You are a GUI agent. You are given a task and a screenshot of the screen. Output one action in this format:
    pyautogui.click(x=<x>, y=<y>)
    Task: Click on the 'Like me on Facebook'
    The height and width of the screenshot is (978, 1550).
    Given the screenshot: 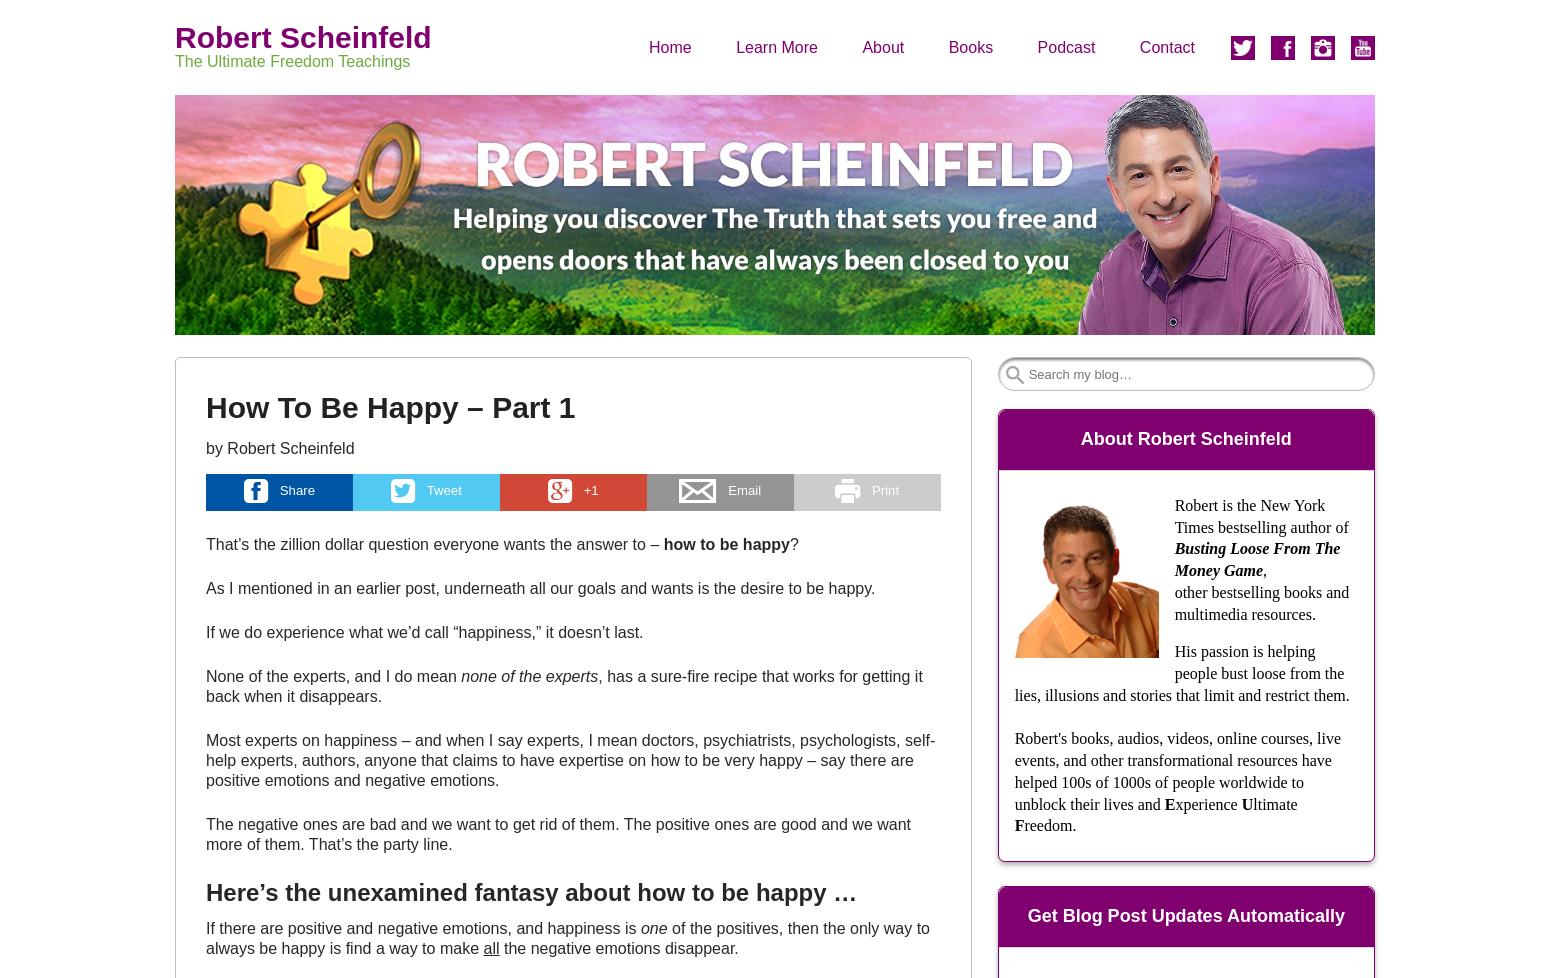 What is the action you would take?
    pyautogui.click(x=1305, y=115)
    